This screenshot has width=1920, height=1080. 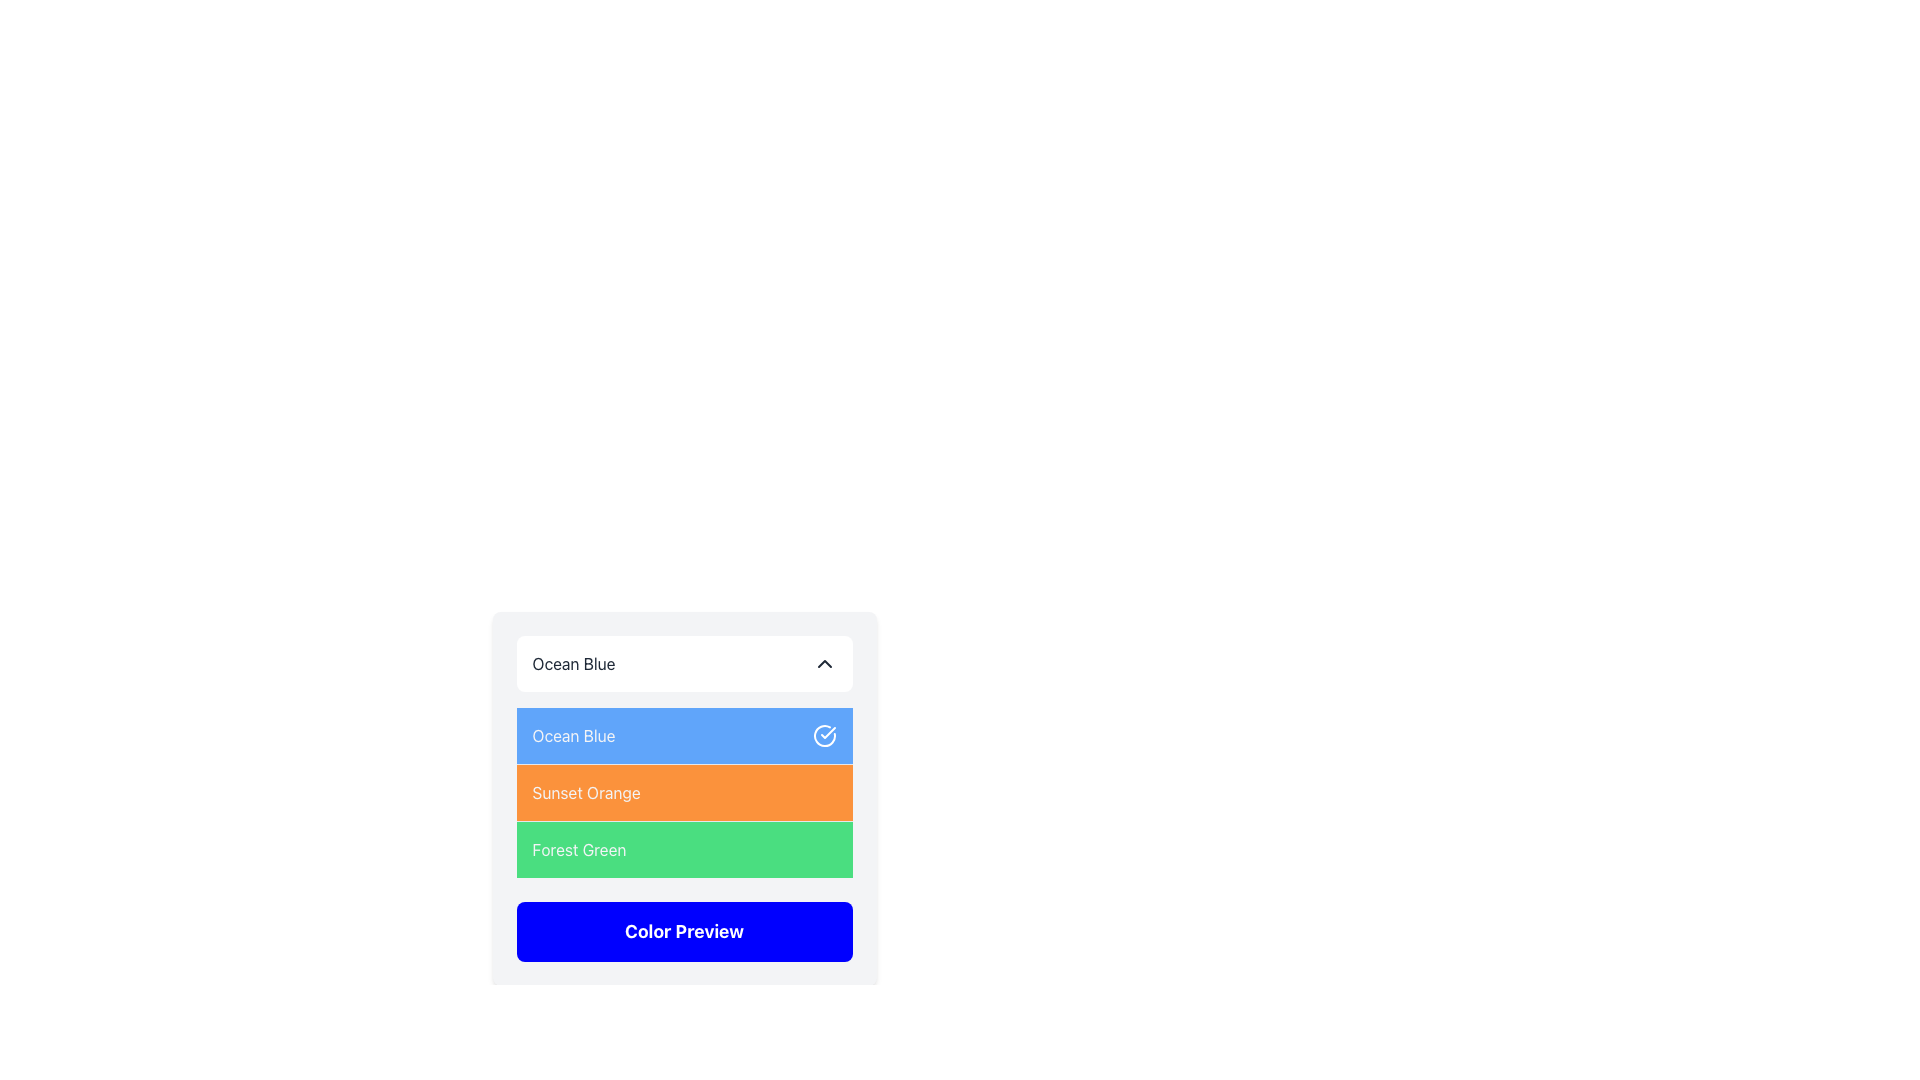 I want to click on the Text Label displaying the selected color name 'Ocean Blue' within the dropdown widget, so click(x=573, y=663).